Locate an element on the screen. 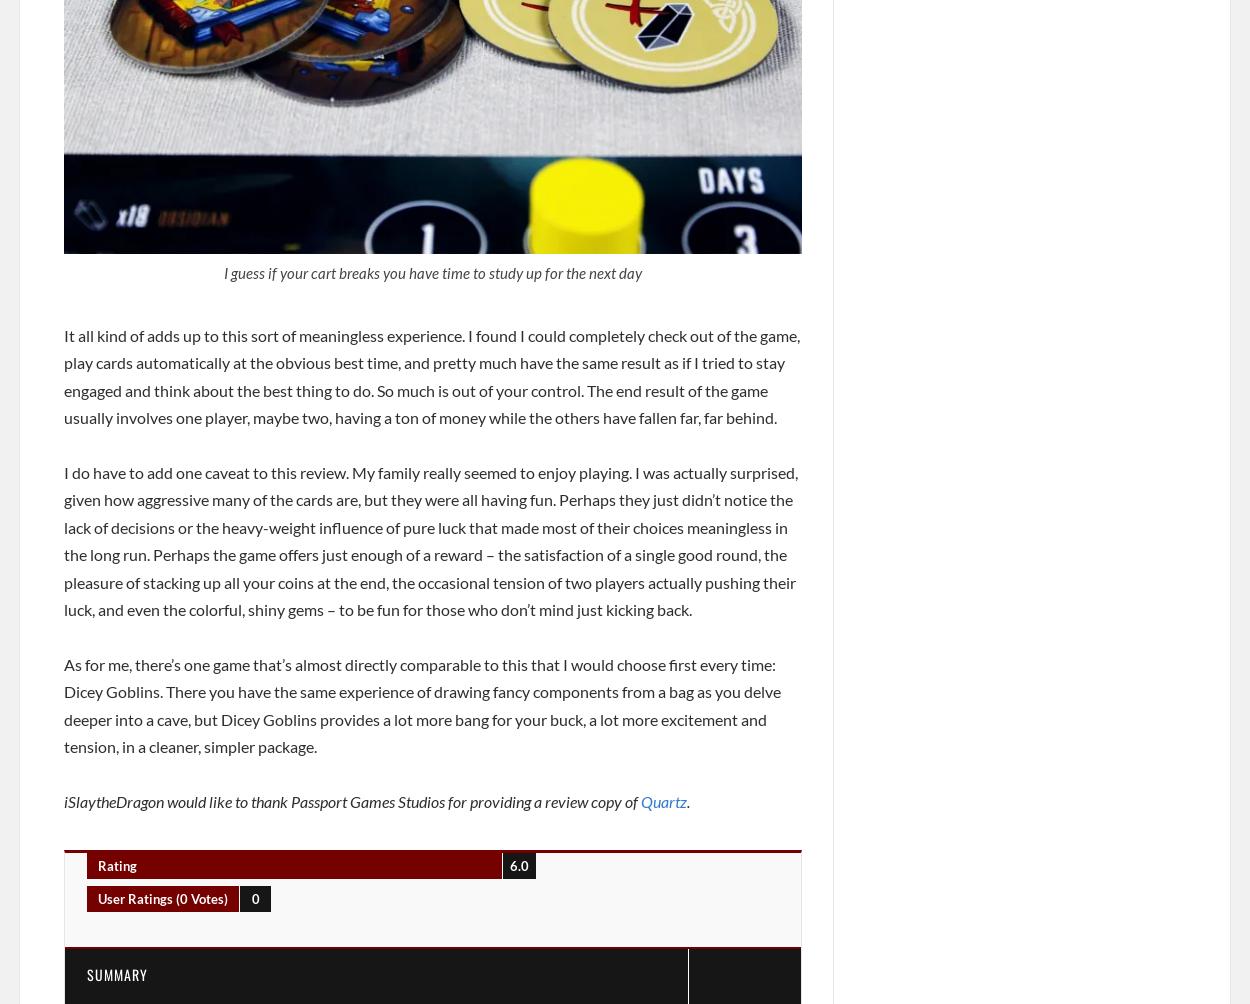 The width and height of the screenshot is (1250, 1004). 'It all kind of adds up to this sort of meaningless experience. I found I could completely check out of the game, play cards automatically at the obvious best time, and pretty much have the same result as if I tried to stay engaged and think about the best thing to do. So much is out of your control. The end result of the game usually involves one player, maybe two, having a ton of money while the others have fallen far, far behind.' is located at coordinates (432, 375).